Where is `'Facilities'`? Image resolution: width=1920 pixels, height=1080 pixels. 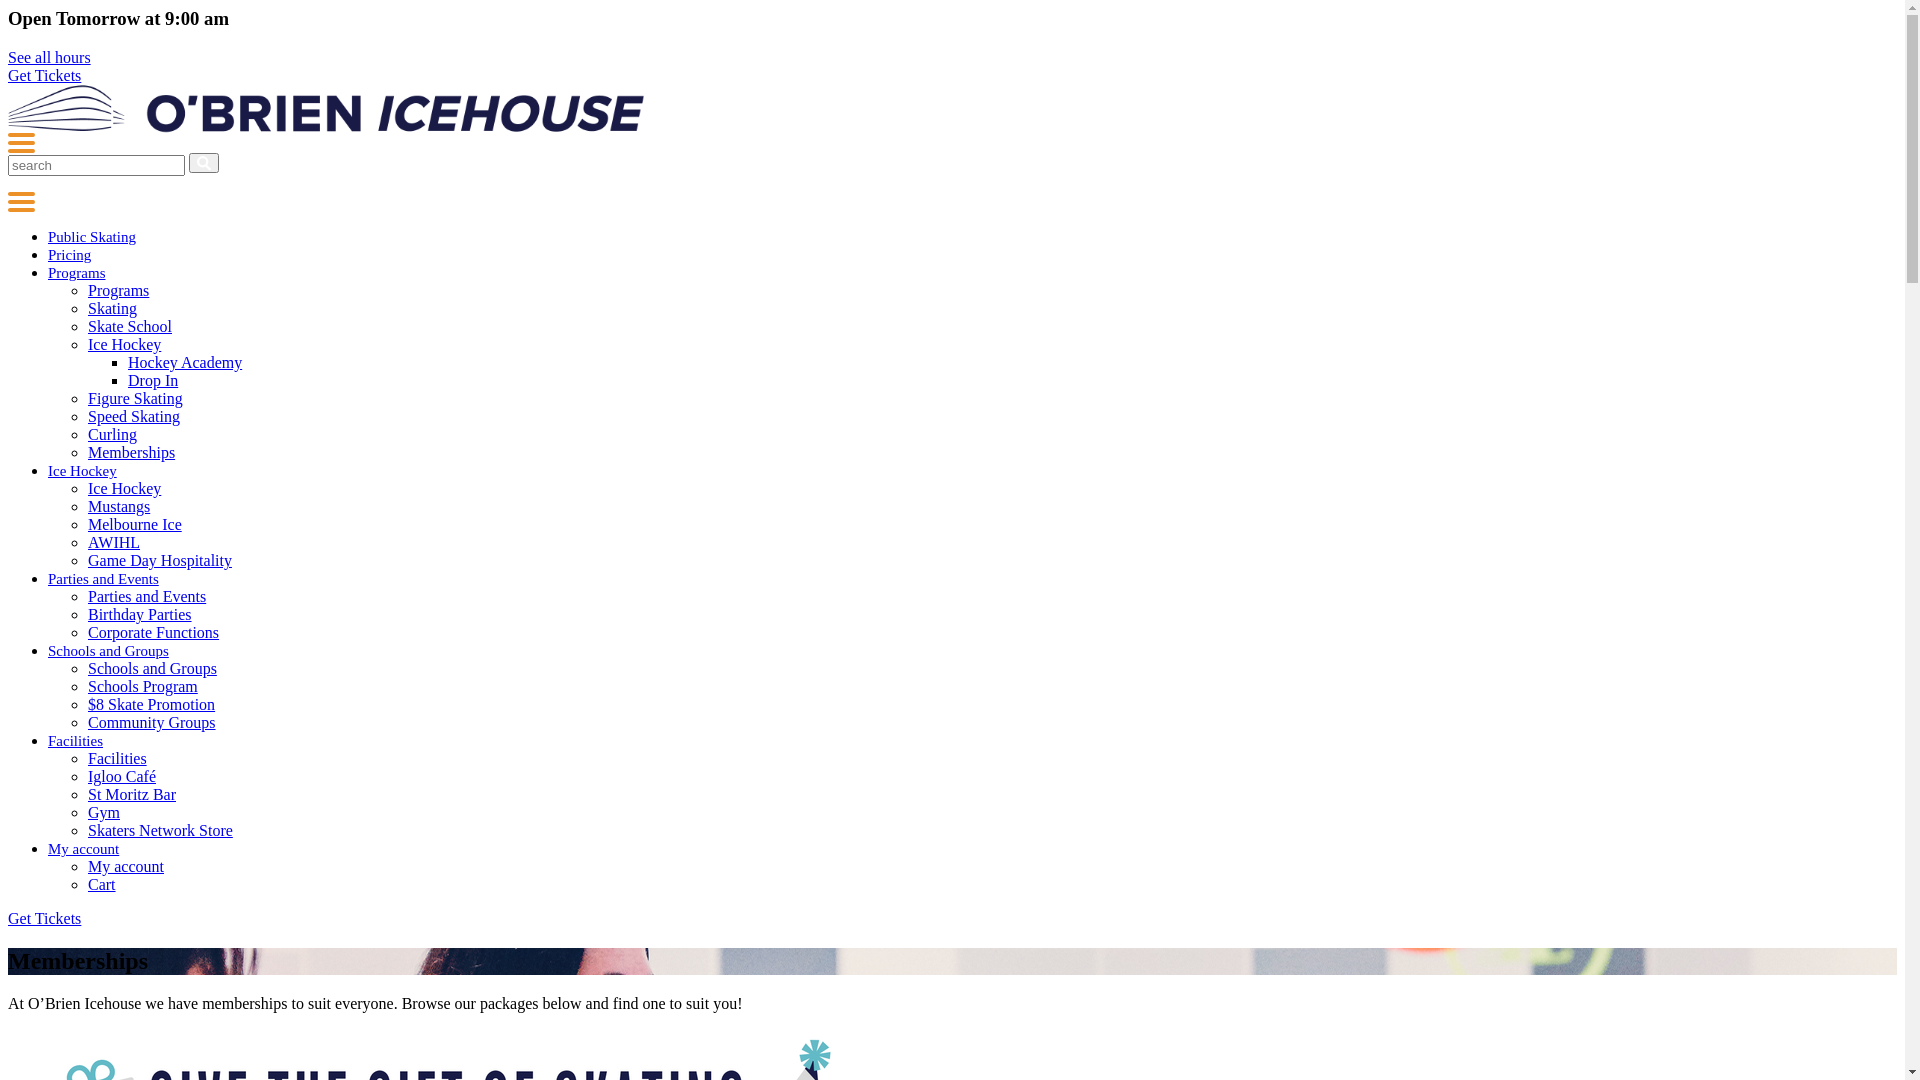
'Facilities' is located at coordinates (116, 758).